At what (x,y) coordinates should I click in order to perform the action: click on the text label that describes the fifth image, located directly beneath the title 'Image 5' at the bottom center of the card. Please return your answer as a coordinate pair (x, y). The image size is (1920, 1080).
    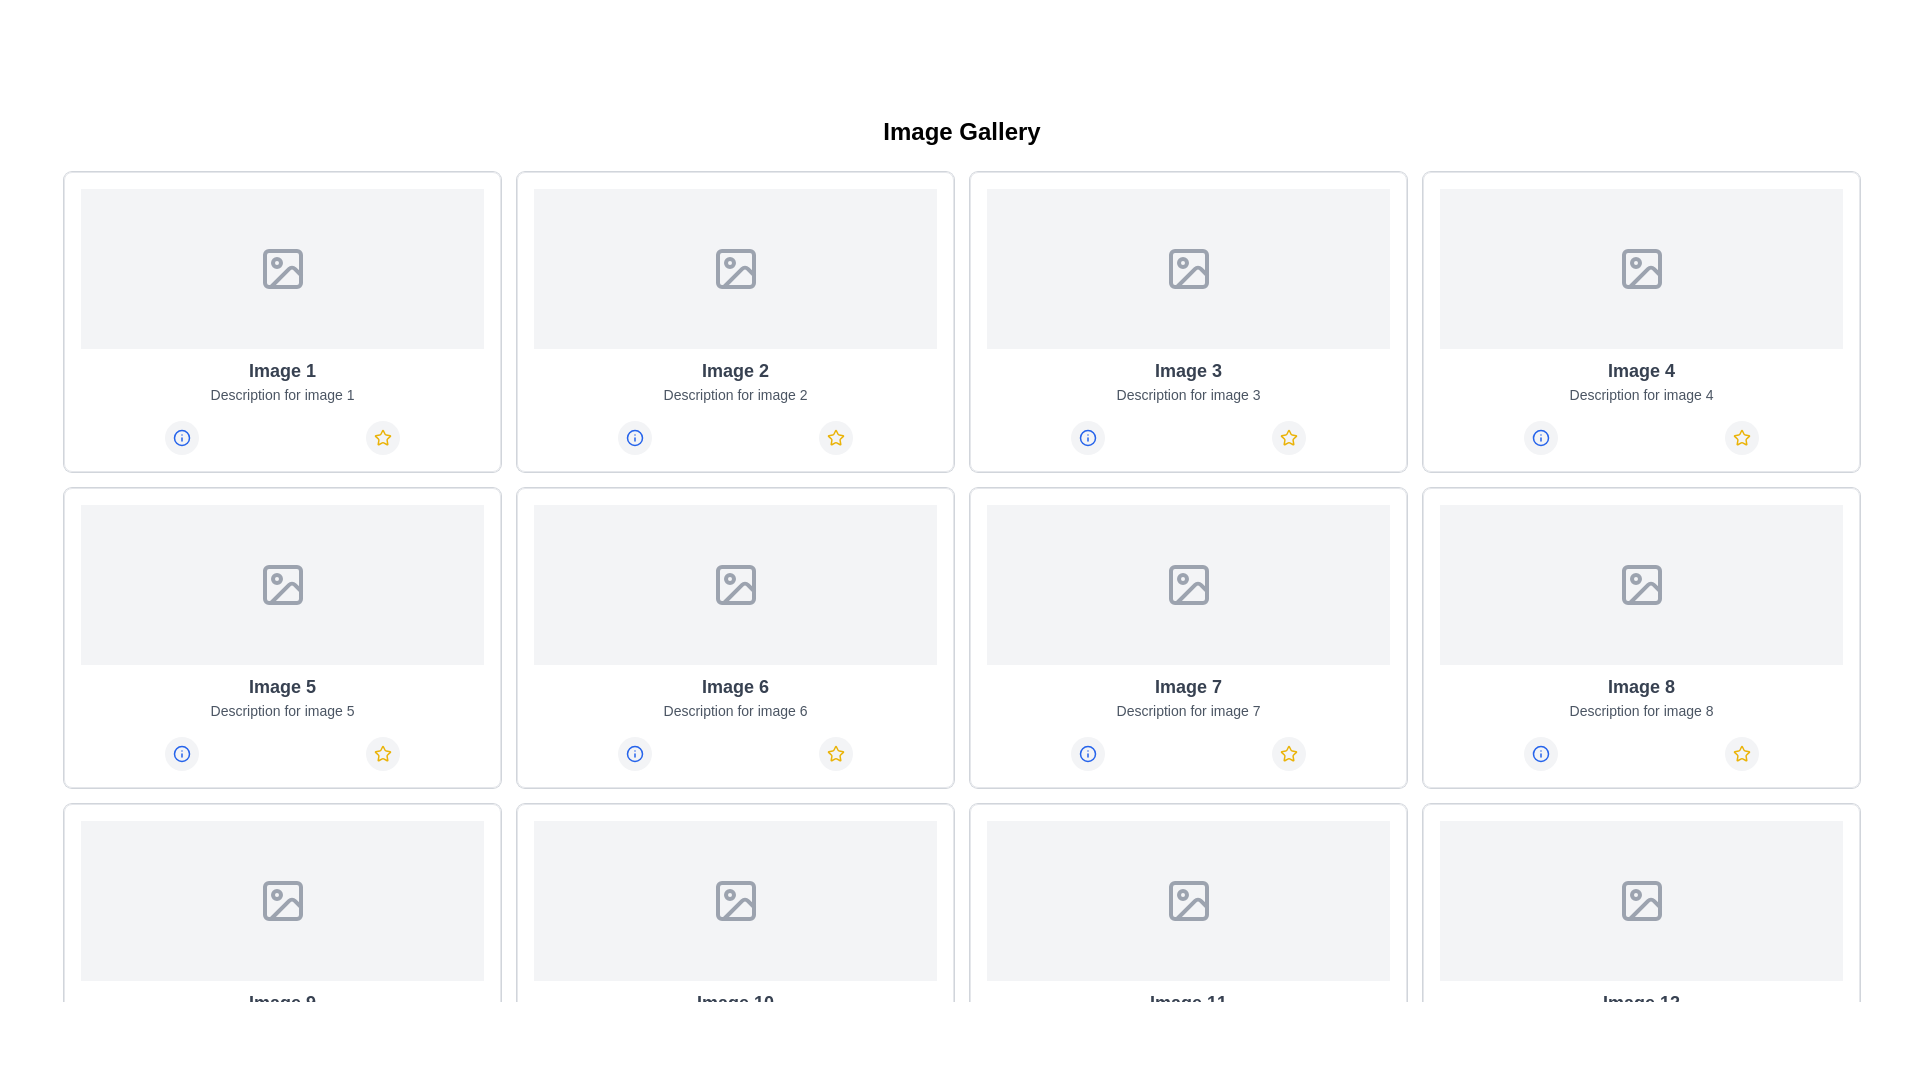
    Looking at the image, I should click on (281, 709).